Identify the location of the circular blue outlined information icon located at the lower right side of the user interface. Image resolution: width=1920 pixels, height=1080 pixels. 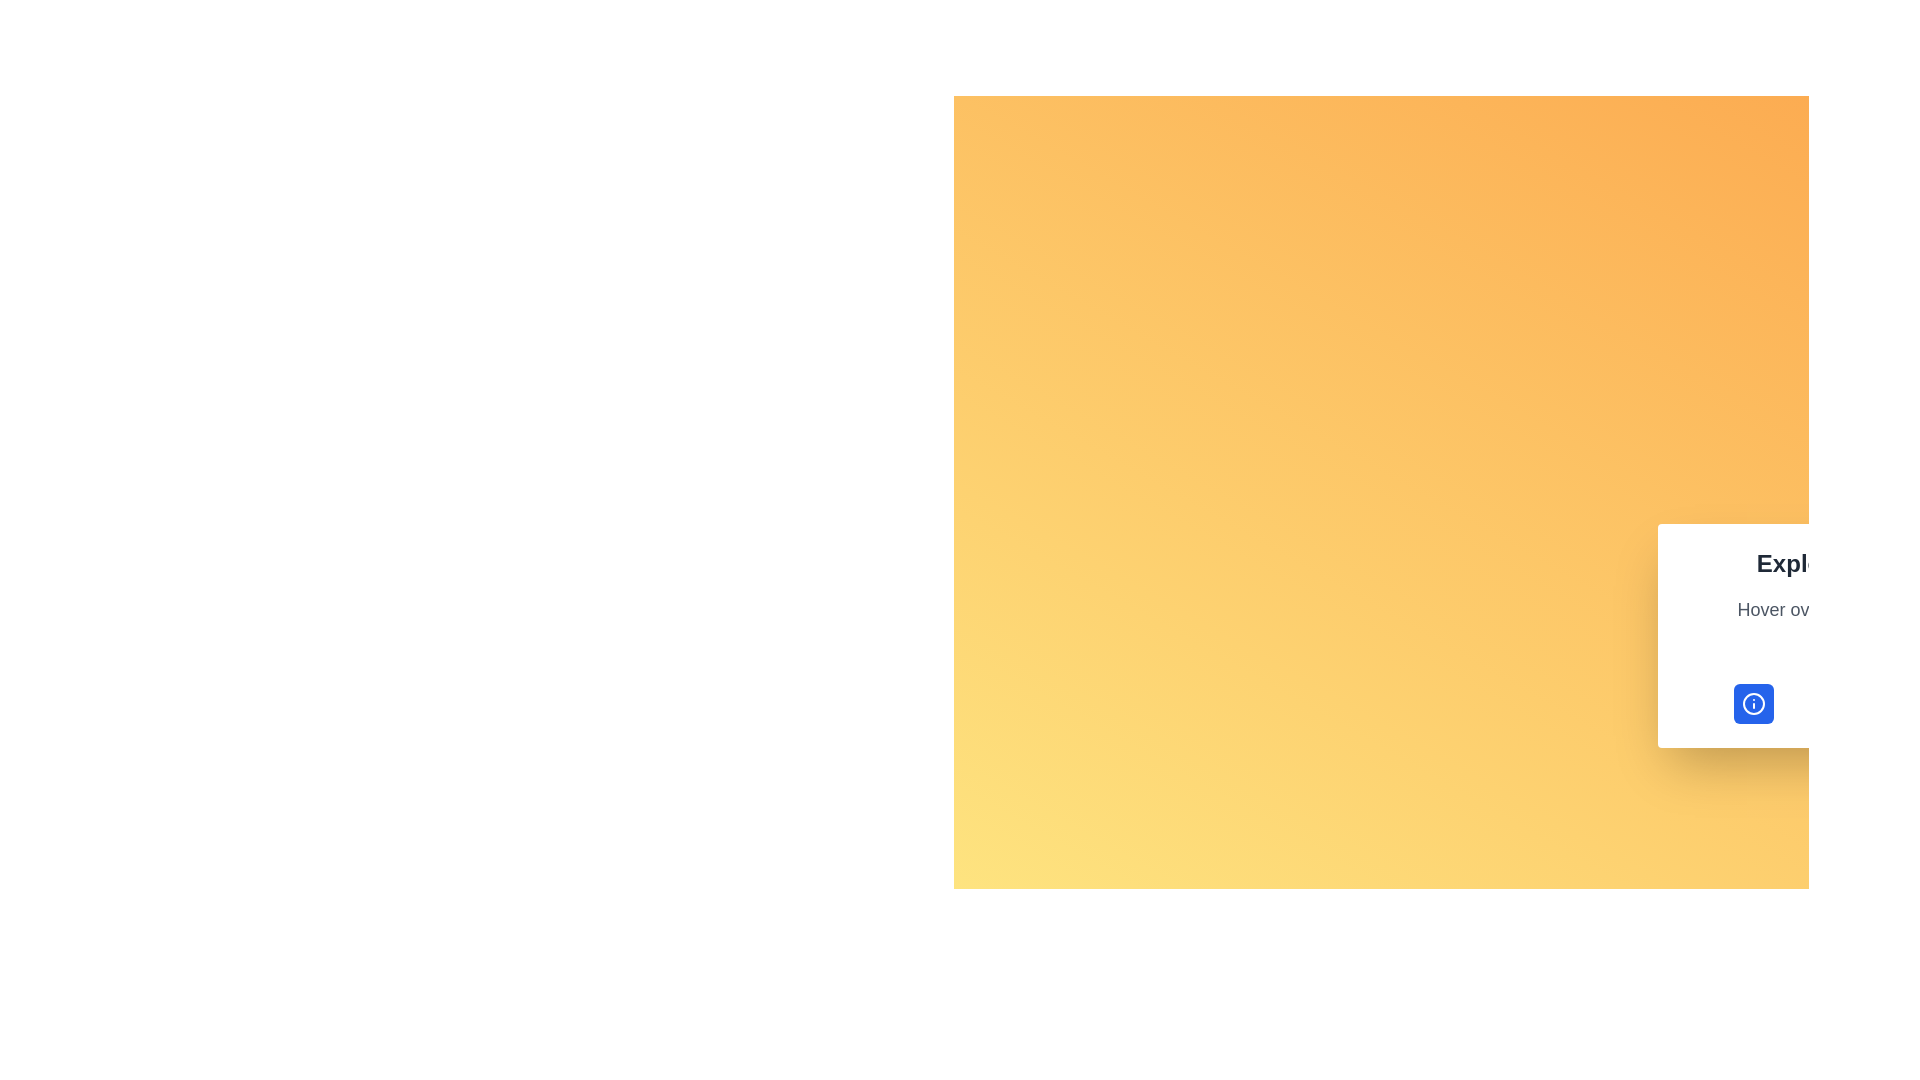
(1752, 703).